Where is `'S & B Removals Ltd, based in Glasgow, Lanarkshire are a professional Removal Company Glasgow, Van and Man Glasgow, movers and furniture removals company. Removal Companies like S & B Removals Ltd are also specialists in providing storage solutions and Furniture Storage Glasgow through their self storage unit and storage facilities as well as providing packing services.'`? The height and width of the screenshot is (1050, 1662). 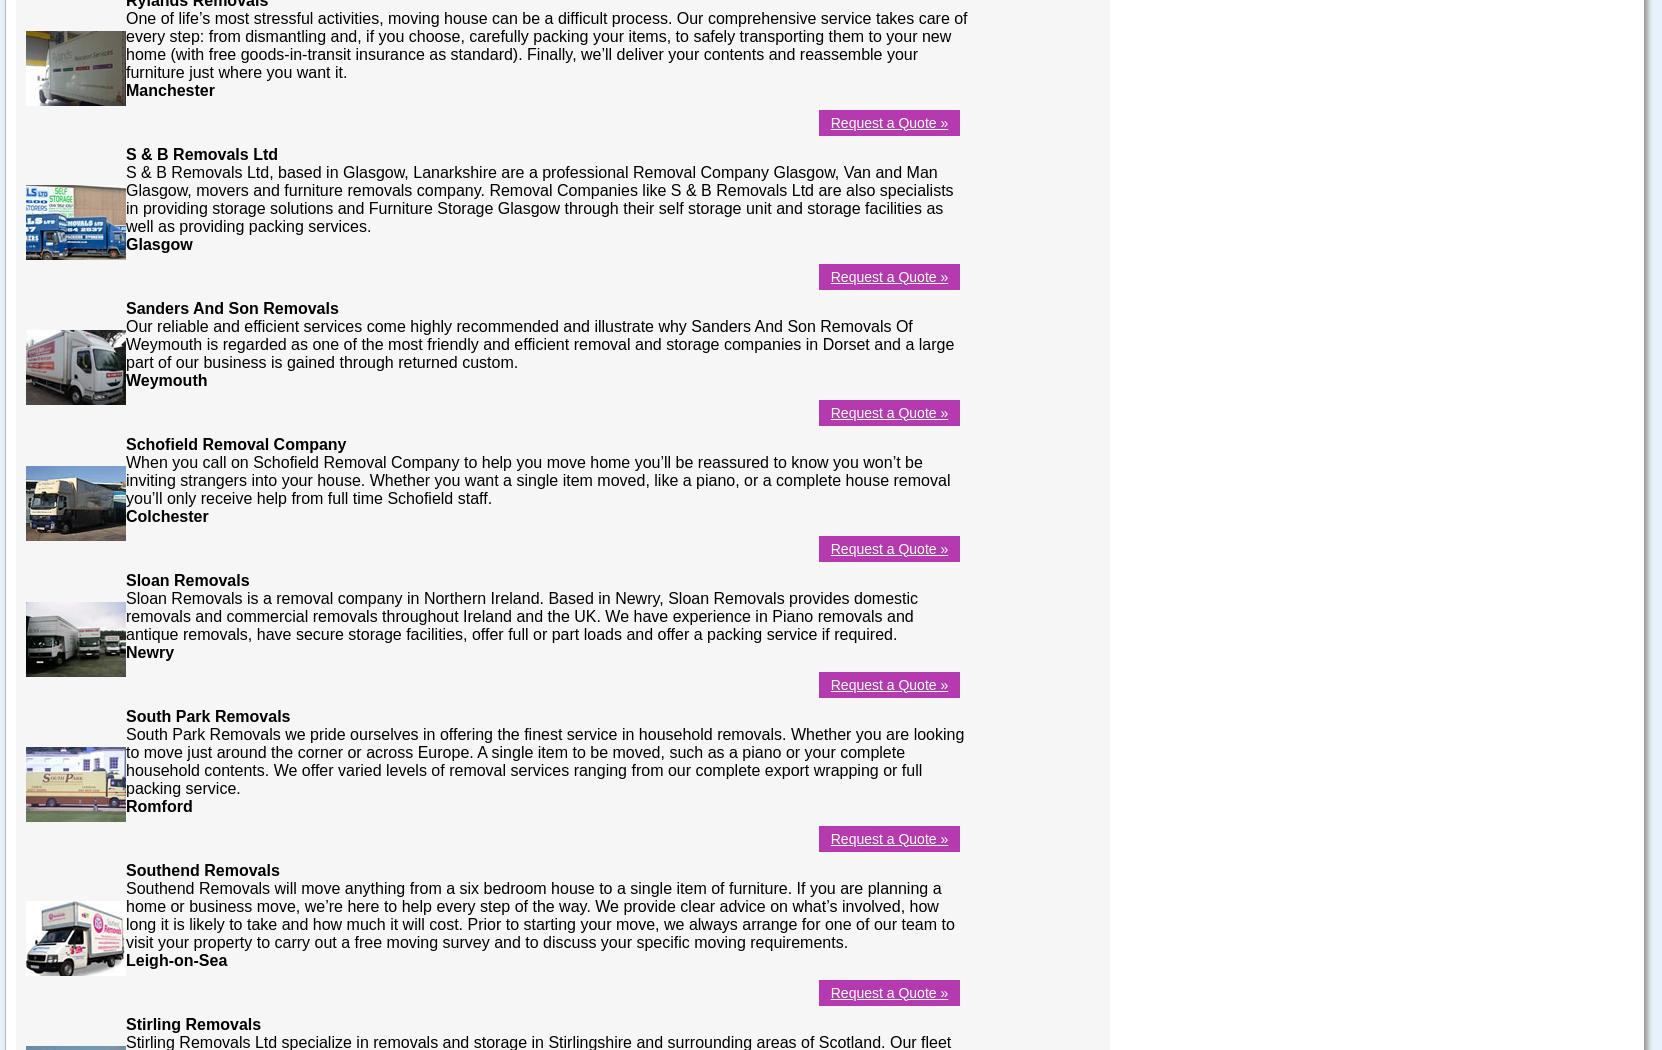
'S & B Removals Ltd, based in Glasgow, Lanarkshire are a professional Removal Company Glasgow, Van and Man Glasgow, movers and furniture removals company. Removal Companies like S & B Removals Ltd are also specialists in providing storage solutions and Furniture Storage Glasgow through their self storage unit and storage facilities as well as providing packing services.' is located at coordinates (125, 197).